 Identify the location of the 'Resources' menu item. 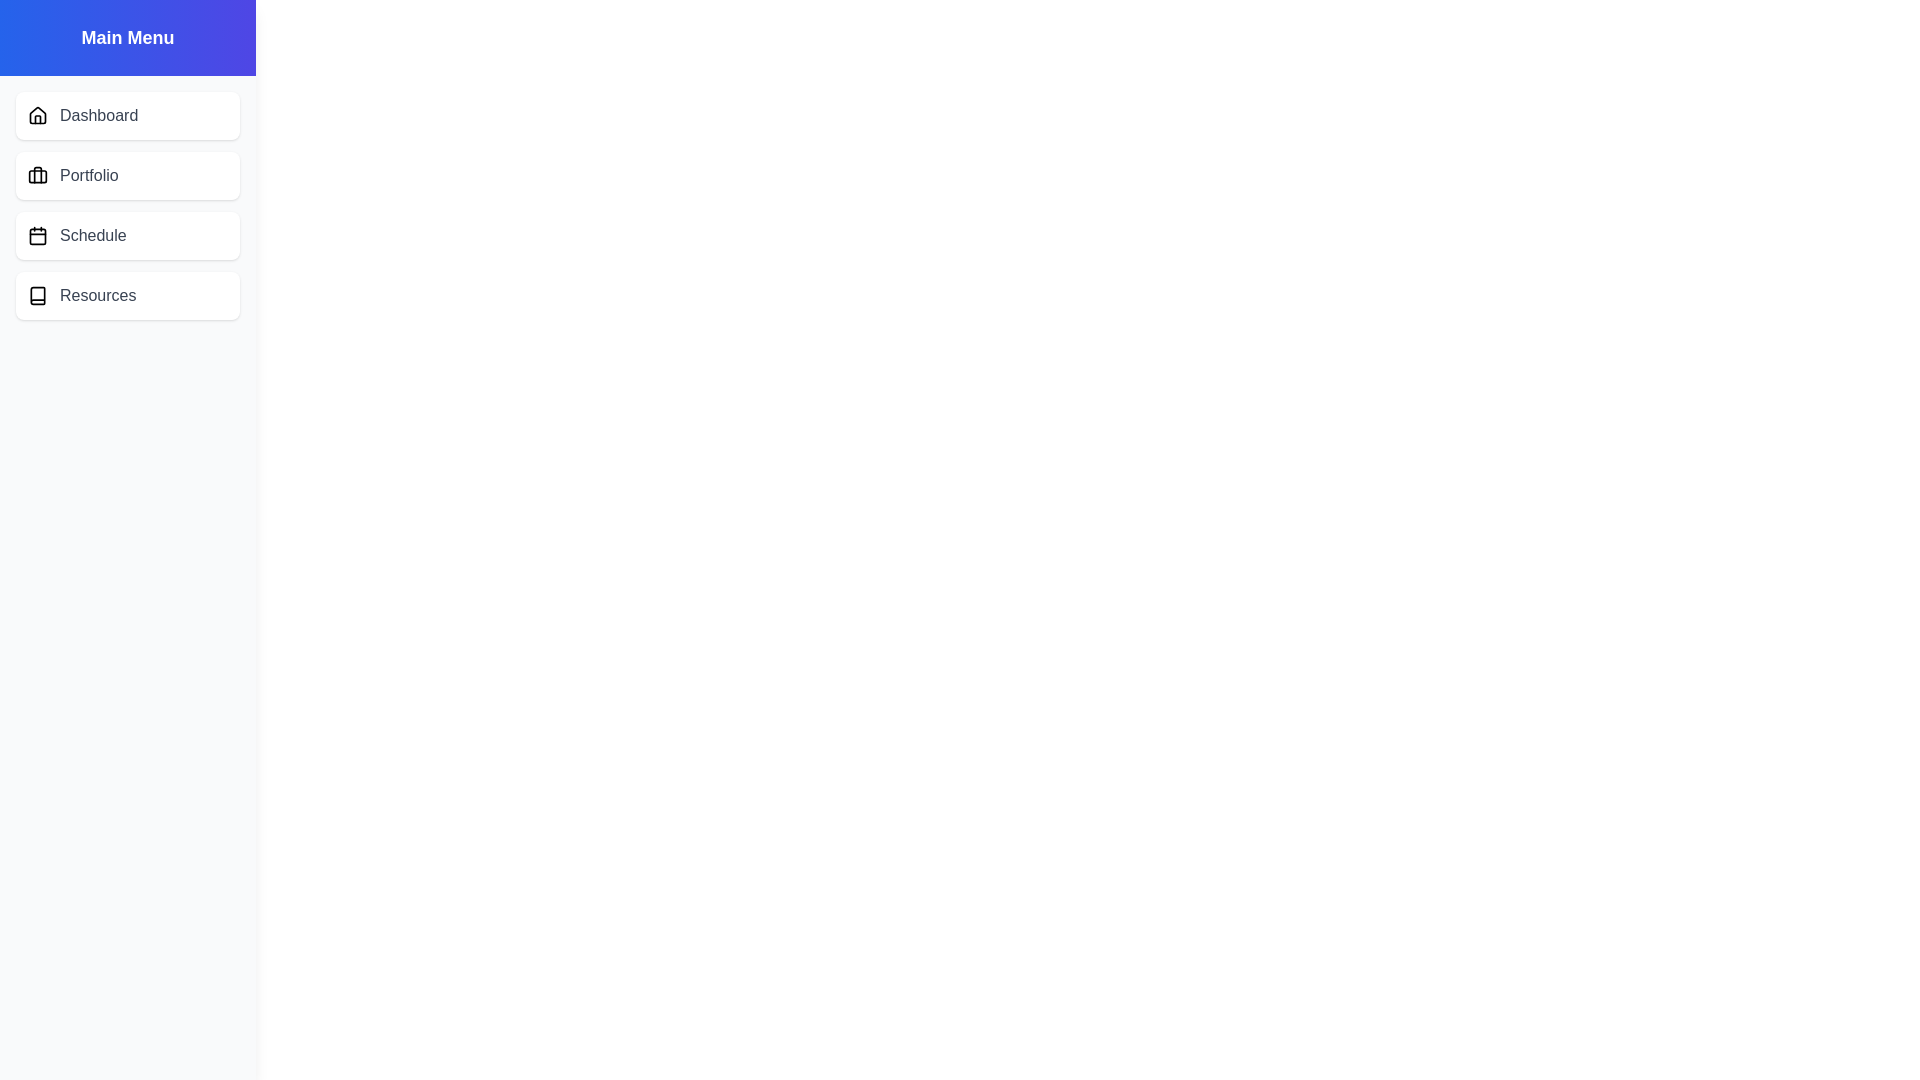
(127, 296).